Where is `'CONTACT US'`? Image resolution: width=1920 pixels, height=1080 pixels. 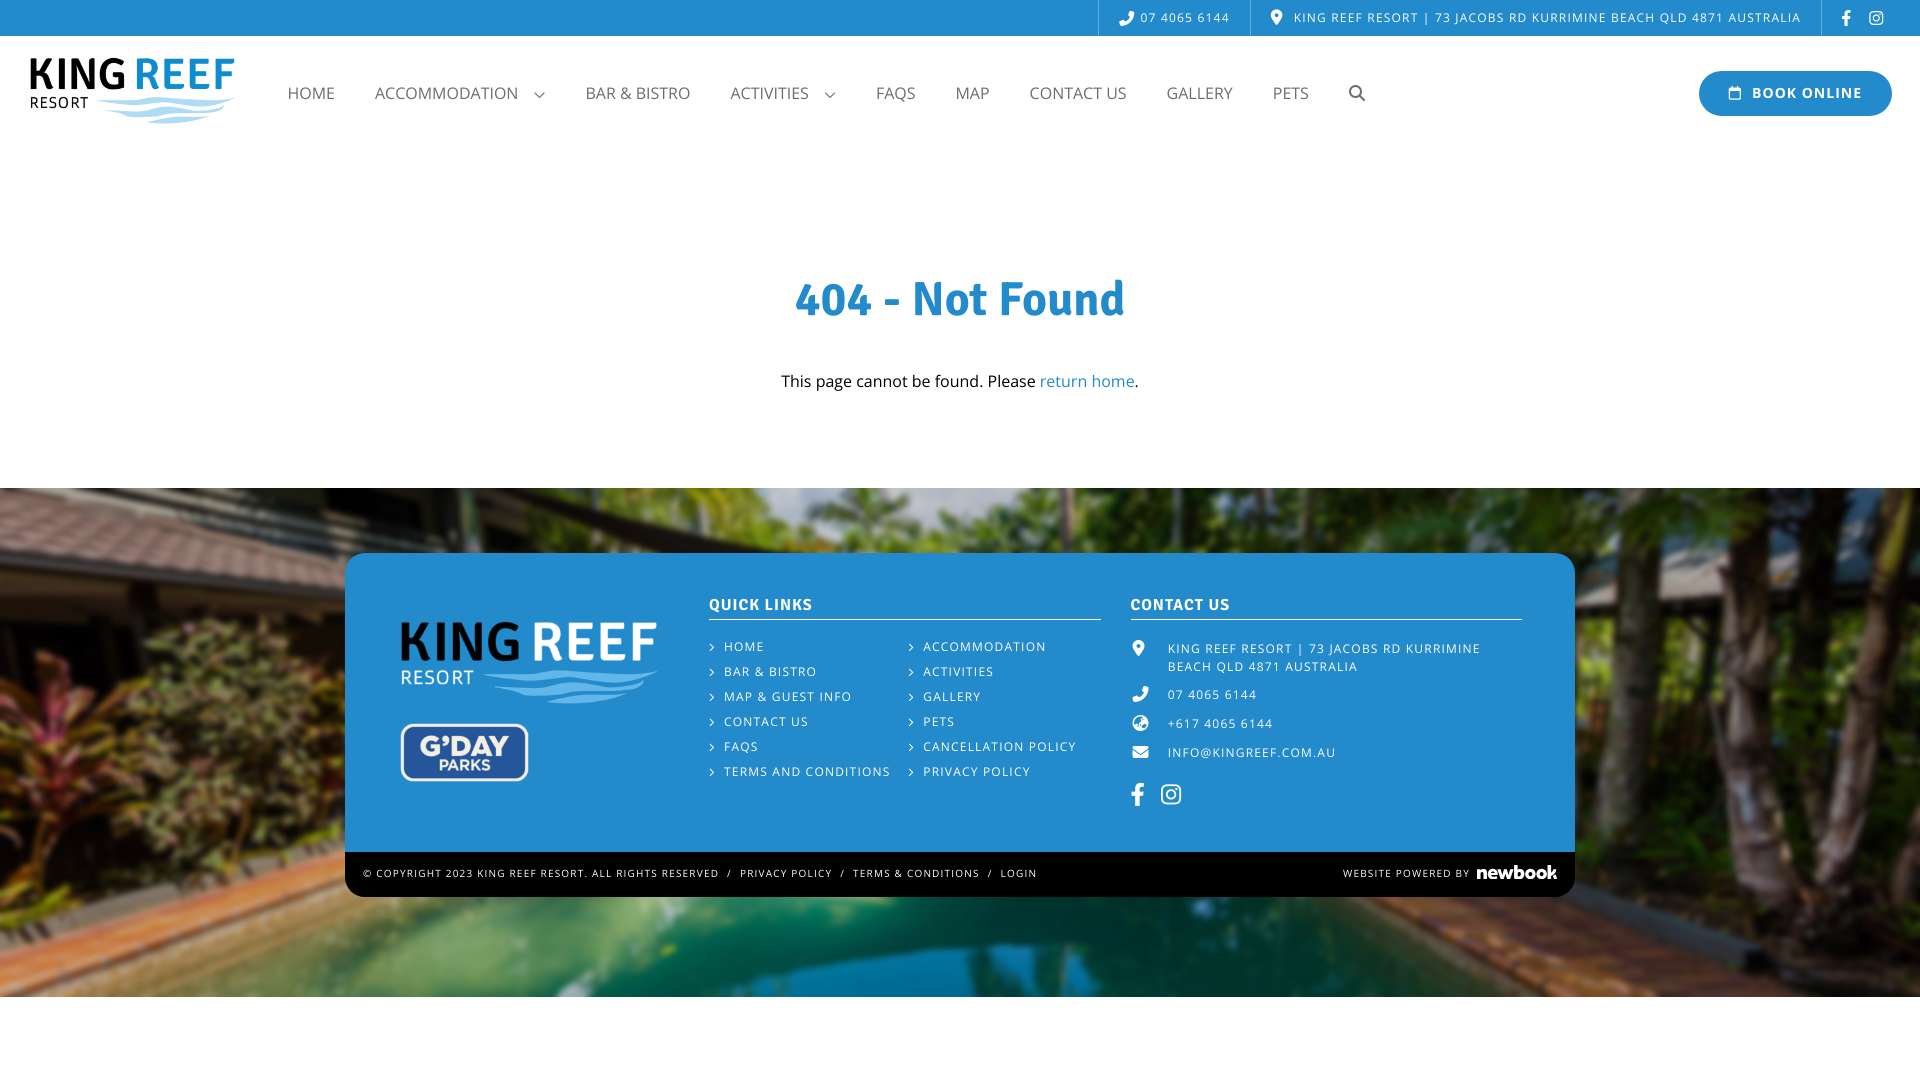
'CONTACT US' is located at coordinates (1009, 92).